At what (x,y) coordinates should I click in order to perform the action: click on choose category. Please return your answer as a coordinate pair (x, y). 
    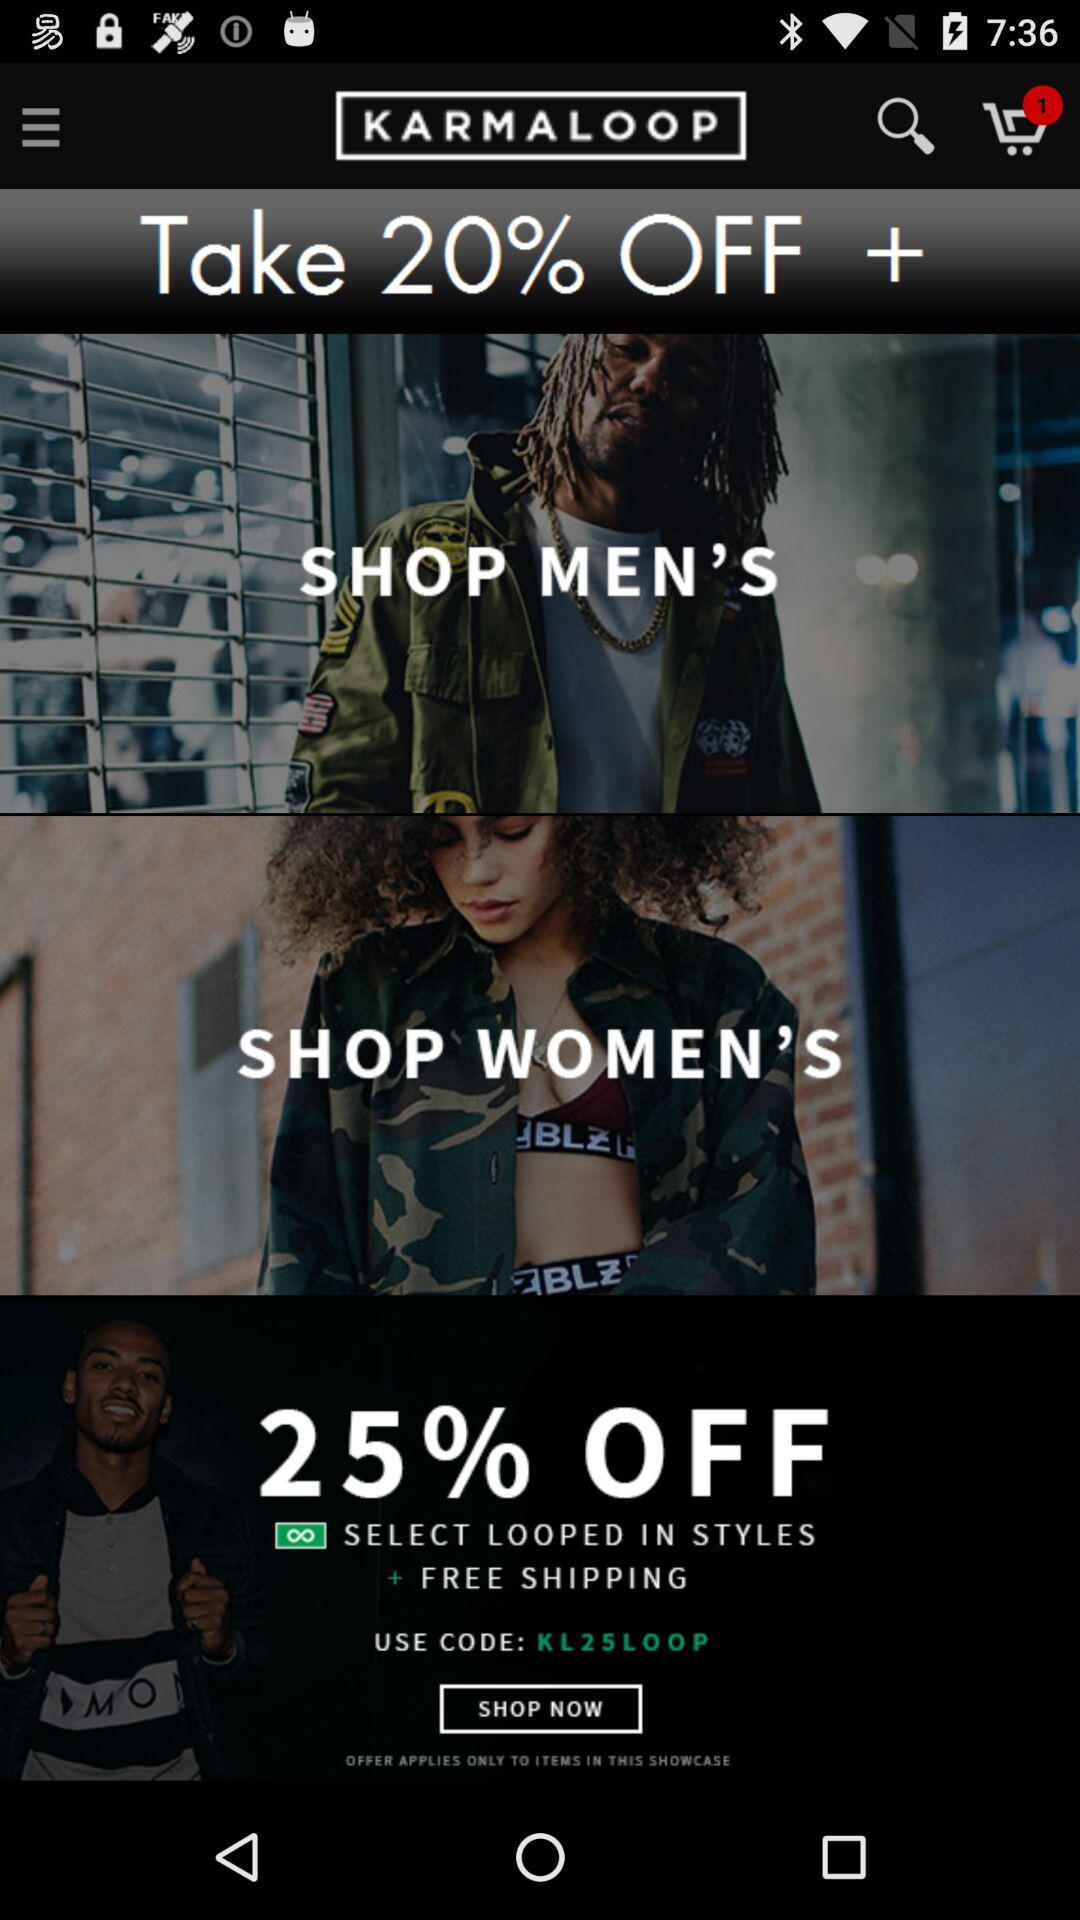
    Looking at the image, I should click on (540, 1056).